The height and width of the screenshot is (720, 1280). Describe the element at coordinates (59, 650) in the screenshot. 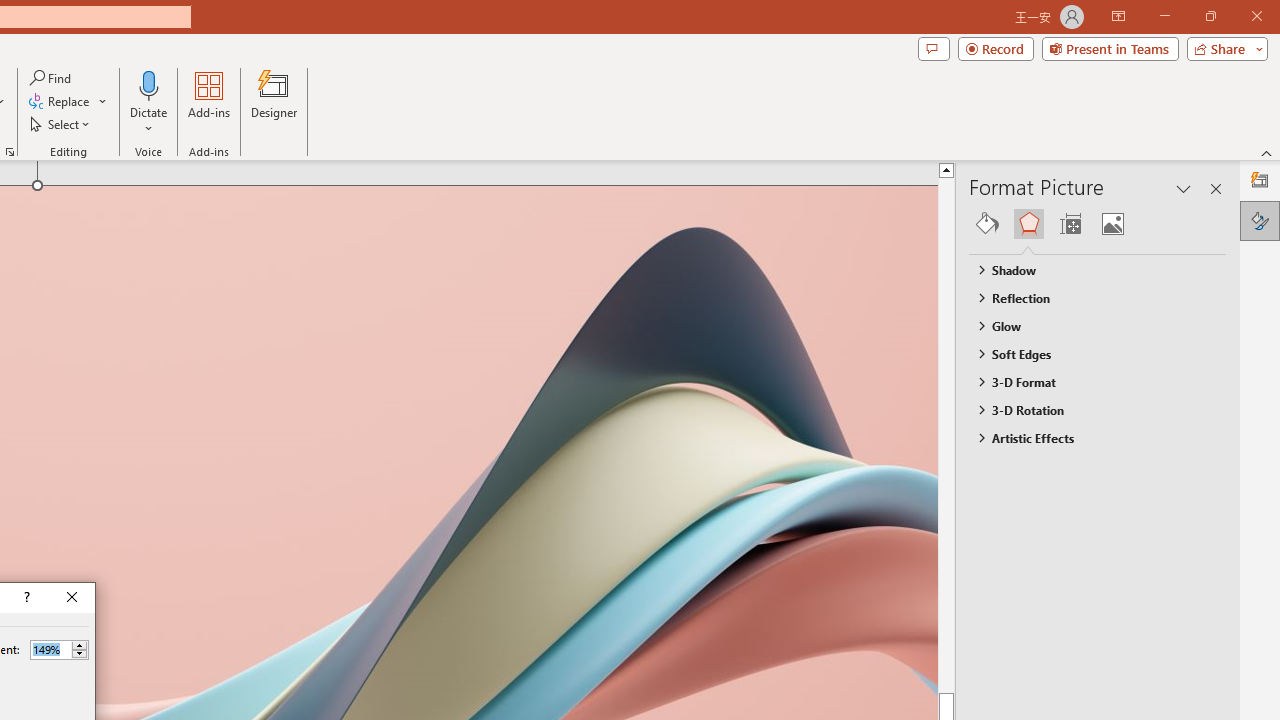

I see `'Percent'` at that location.